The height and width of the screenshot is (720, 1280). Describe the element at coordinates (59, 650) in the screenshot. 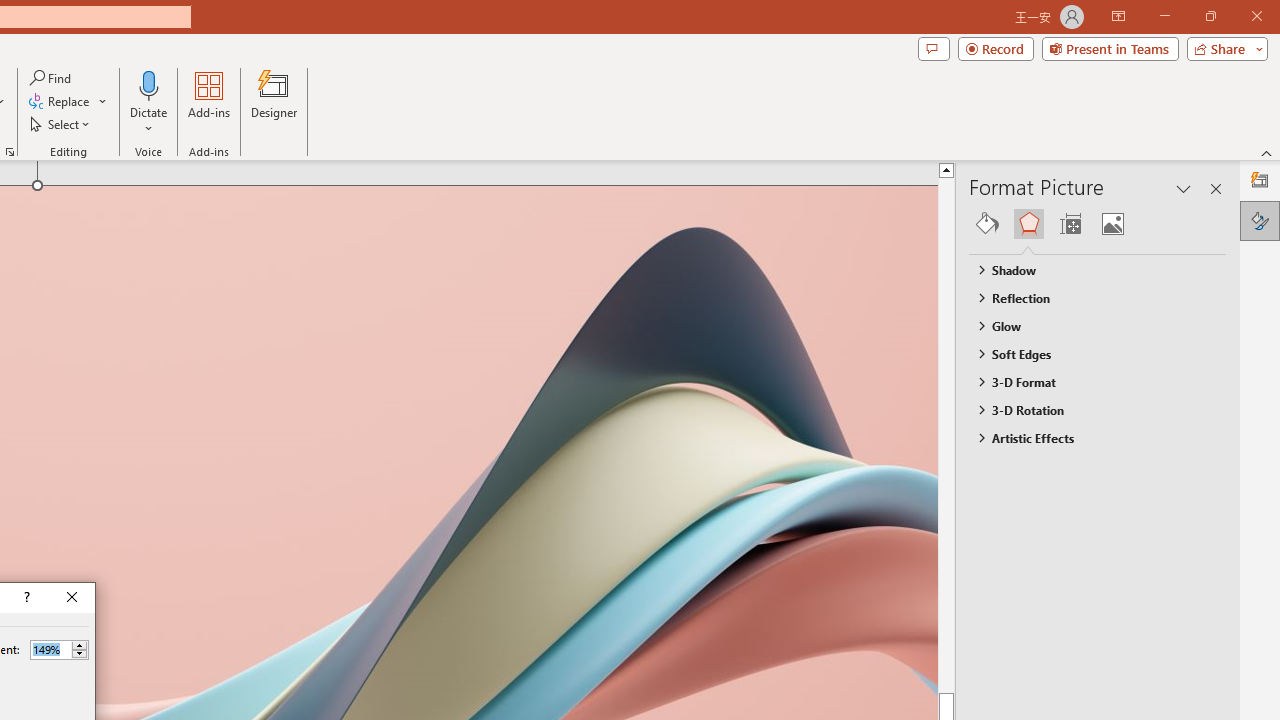

I see `'Percent'` at that location.